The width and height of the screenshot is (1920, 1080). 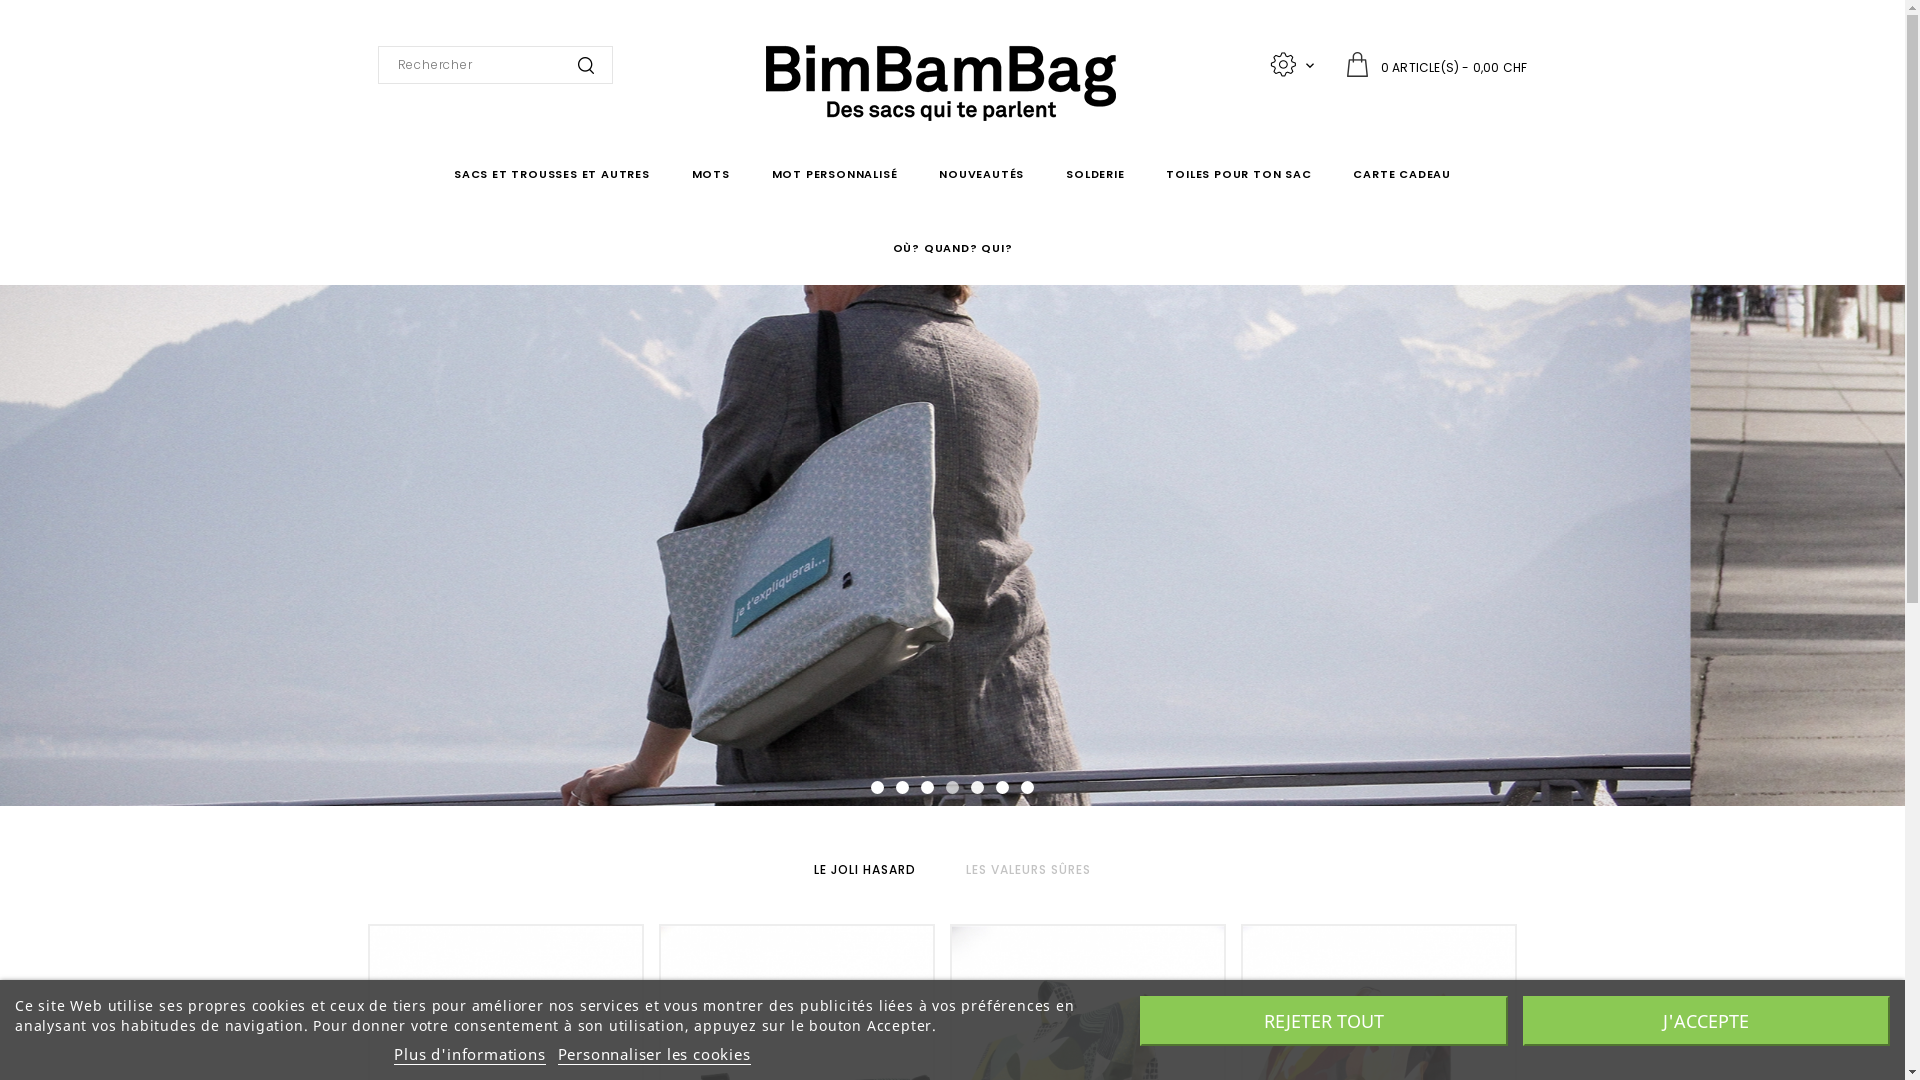 What do you see at coordinates (552, 172) in the screenshot?
I see `'SACS ET TROUSSES ET AUTRES'` at bounding box center [552, 172].